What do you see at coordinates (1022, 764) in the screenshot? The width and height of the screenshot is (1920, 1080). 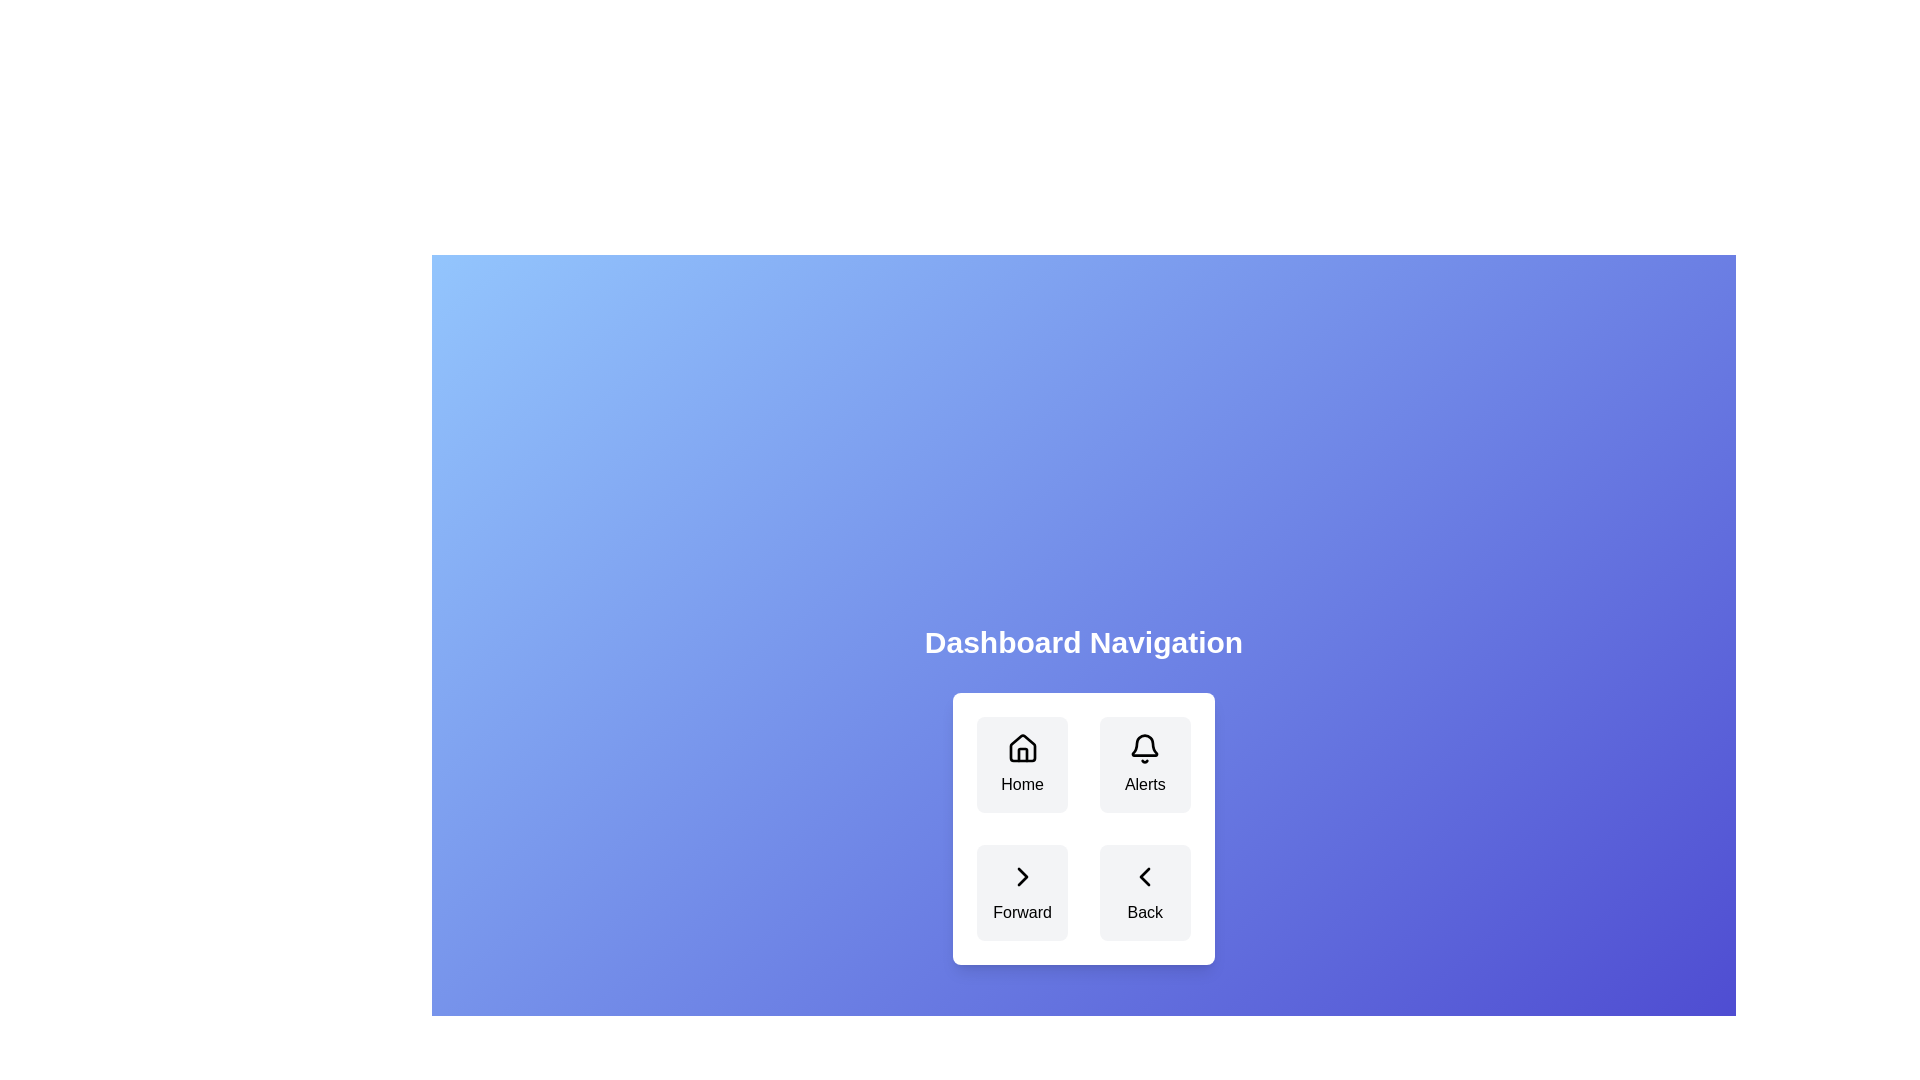 I see `the 'Home' button, which is a rectangular card with a house icon and the text 'Home', located in the top-left of the options grid` at bounding box center [1022, 764].